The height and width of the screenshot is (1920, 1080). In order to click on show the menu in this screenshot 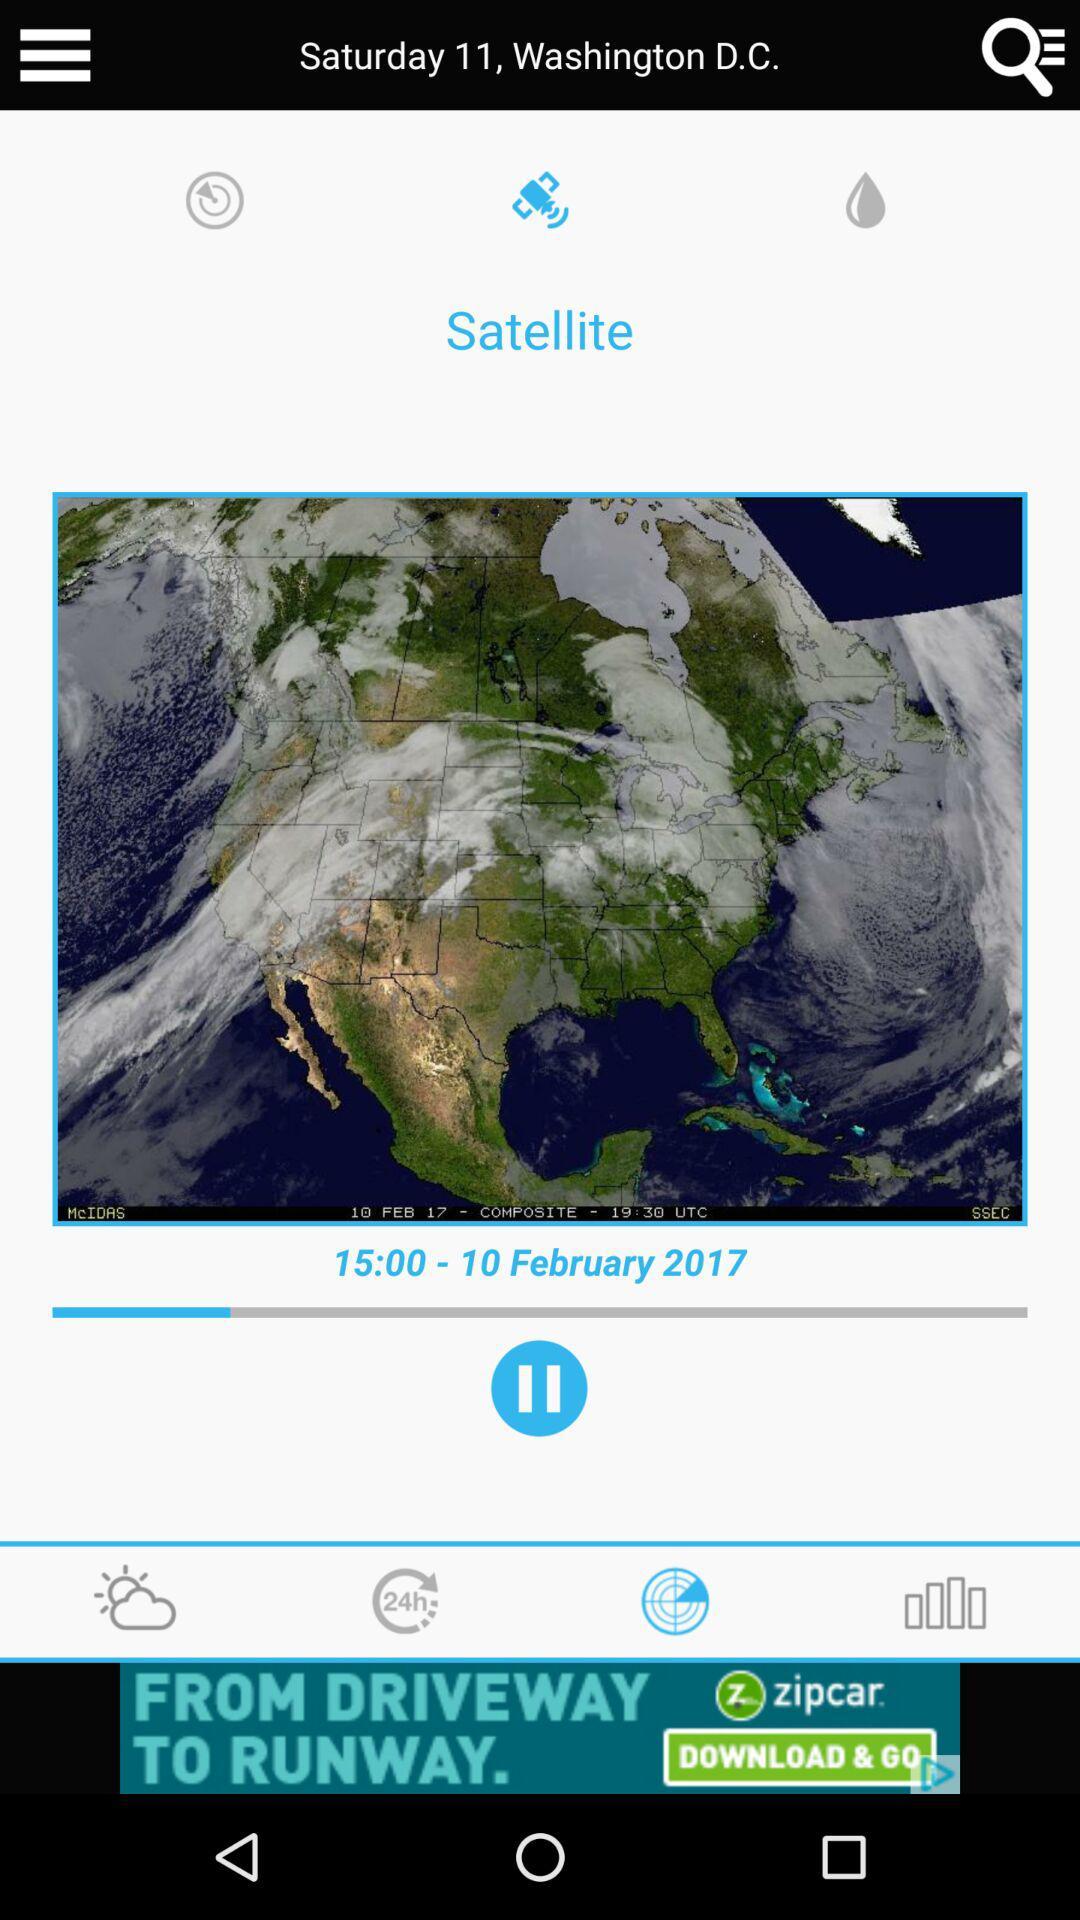, I will do `click(54, 55)`.